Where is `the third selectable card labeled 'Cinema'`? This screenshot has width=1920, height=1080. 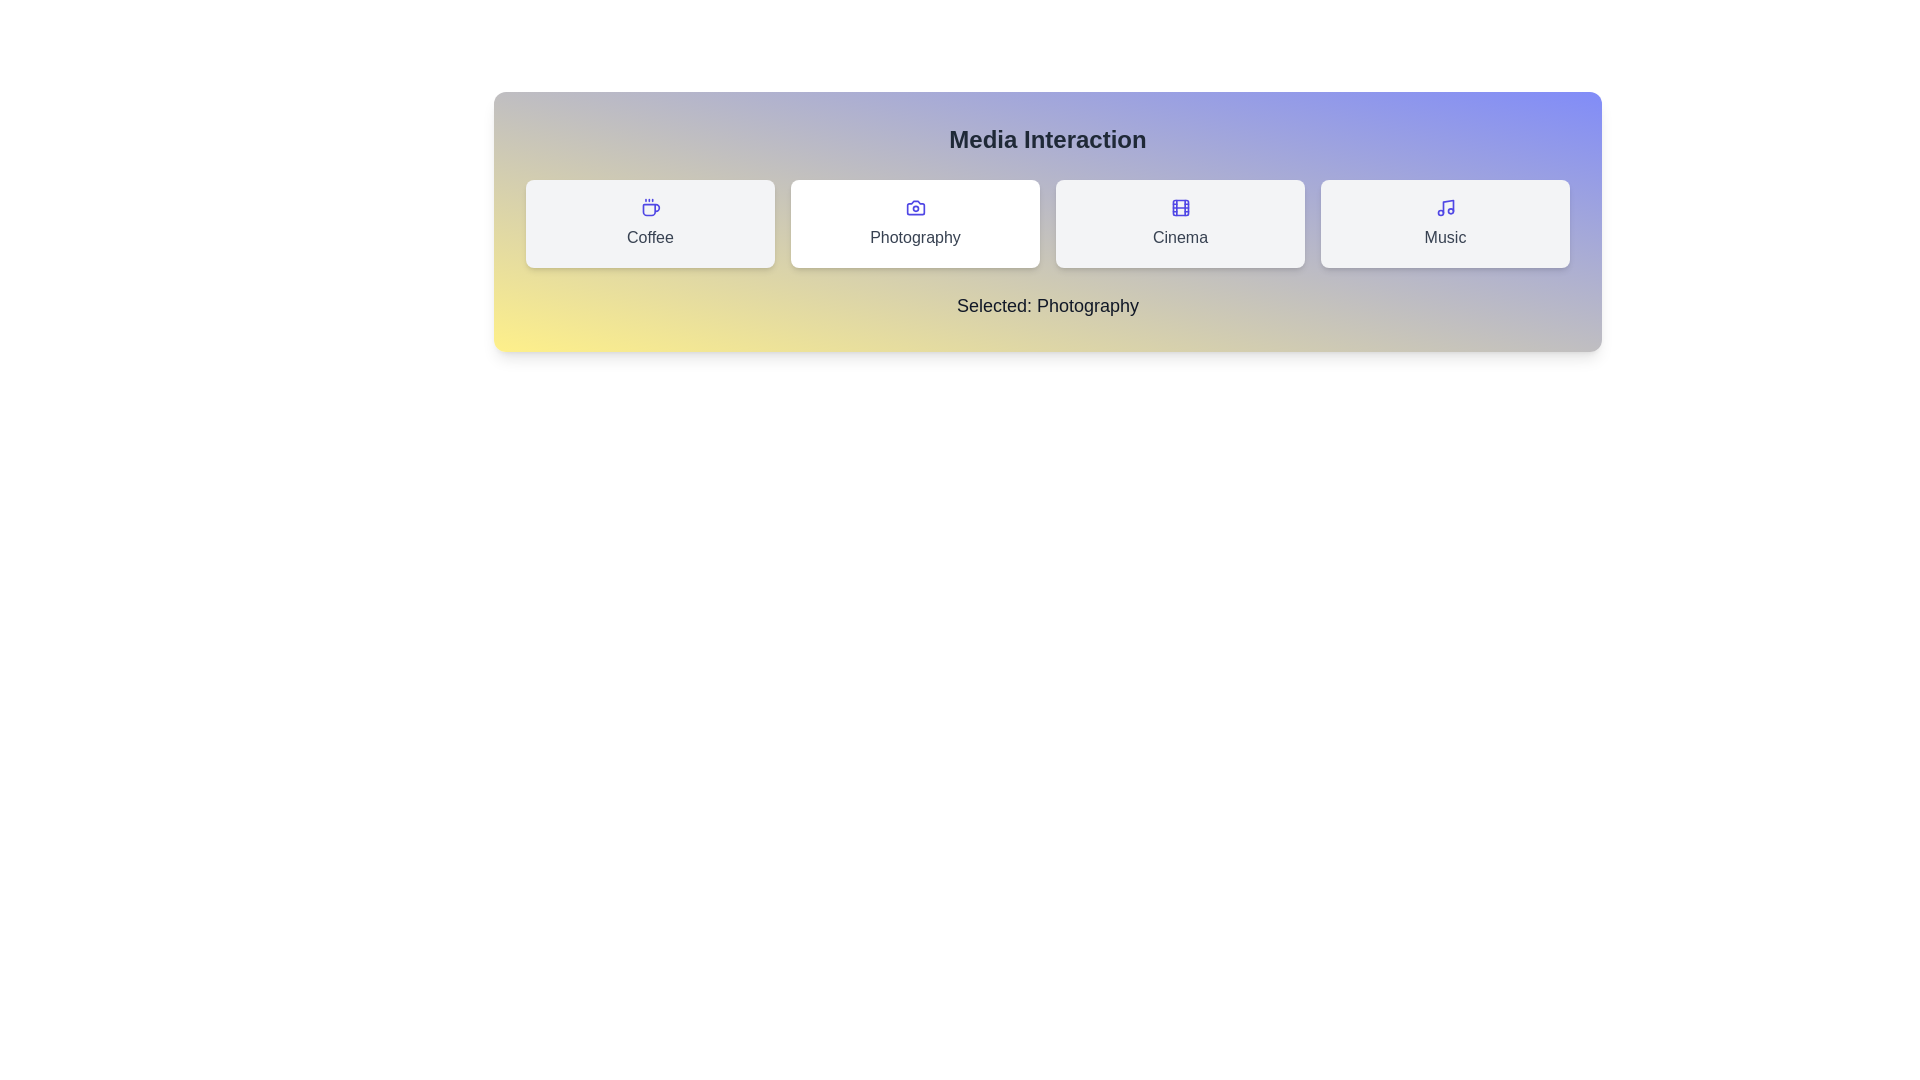 the third selectable card labeled 'Cinema' is located at coordinates (1180, 223).